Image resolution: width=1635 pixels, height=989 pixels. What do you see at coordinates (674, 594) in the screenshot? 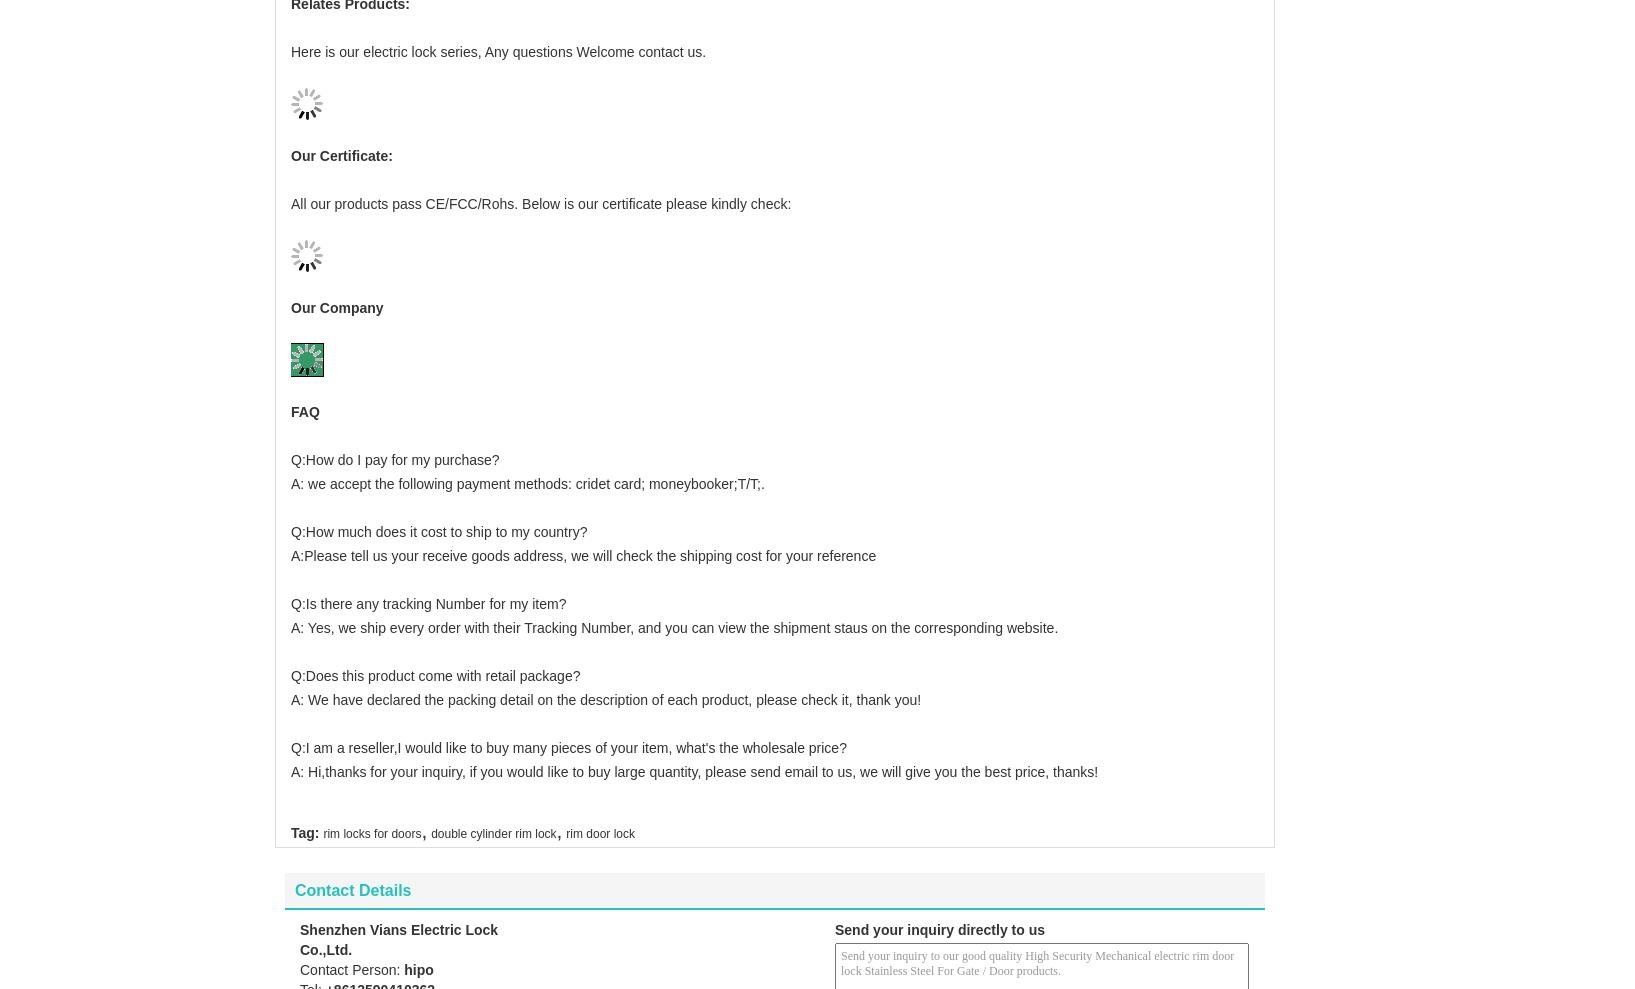
I see `'A: Yes, we ship every order with their Tracking Number, and you can view the shipment staus on the corresponding website.'` at bounding box center [674, 594].